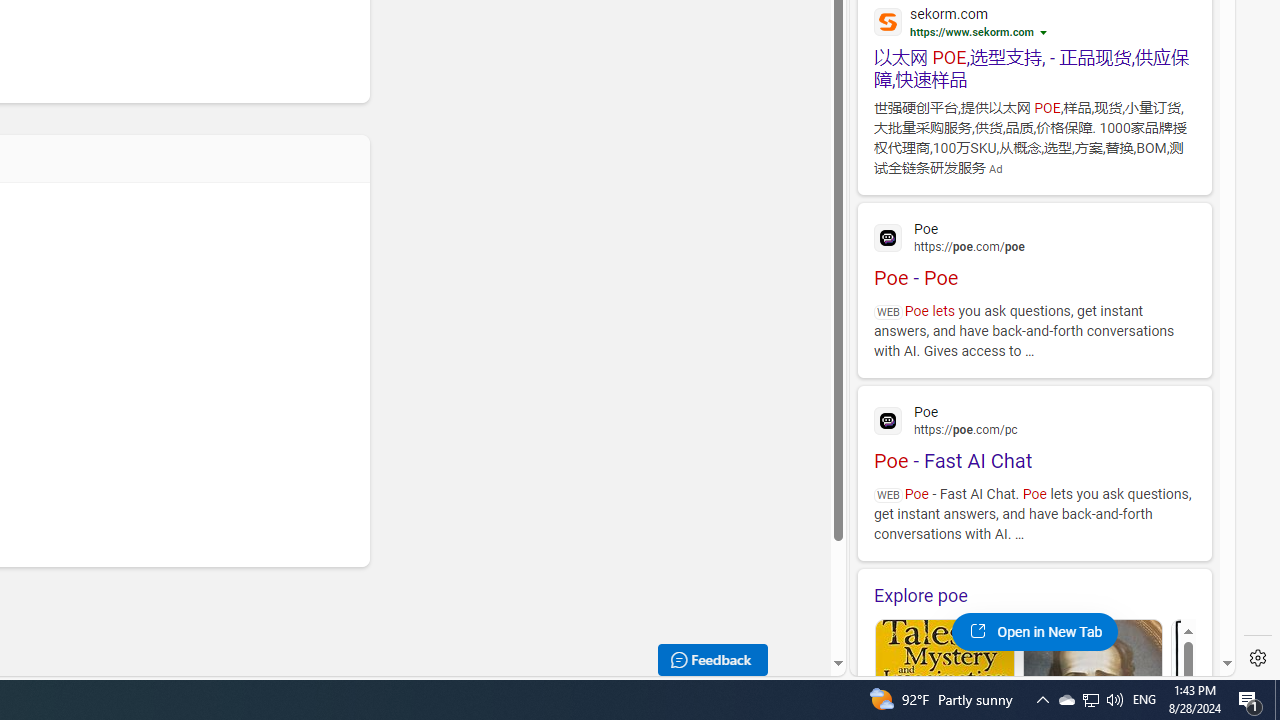 This screenshot has width=1280, height=720. Describe the element at coordinates (1034, 251) in the screenshot. I see `'Poe - Poe'` at that location.